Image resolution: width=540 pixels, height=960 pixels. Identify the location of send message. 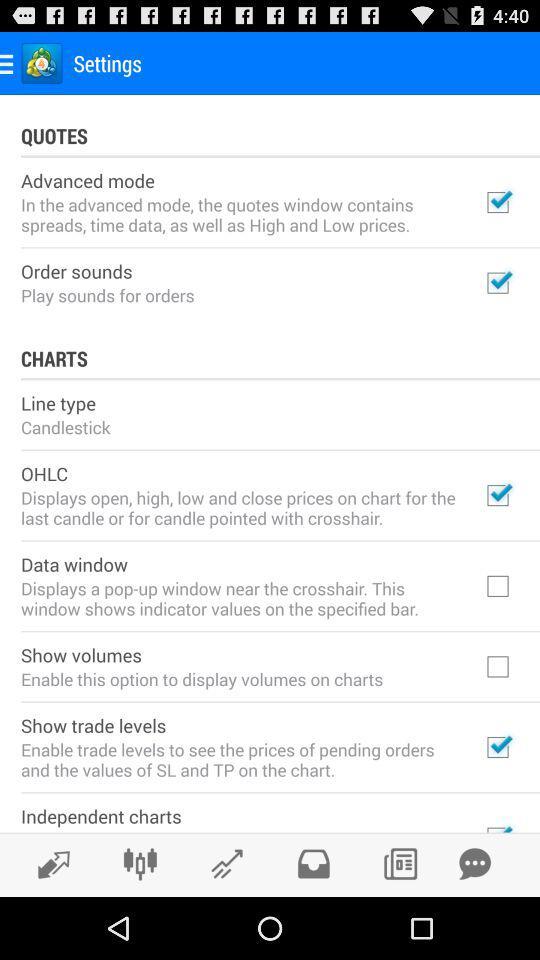
(474, 863).